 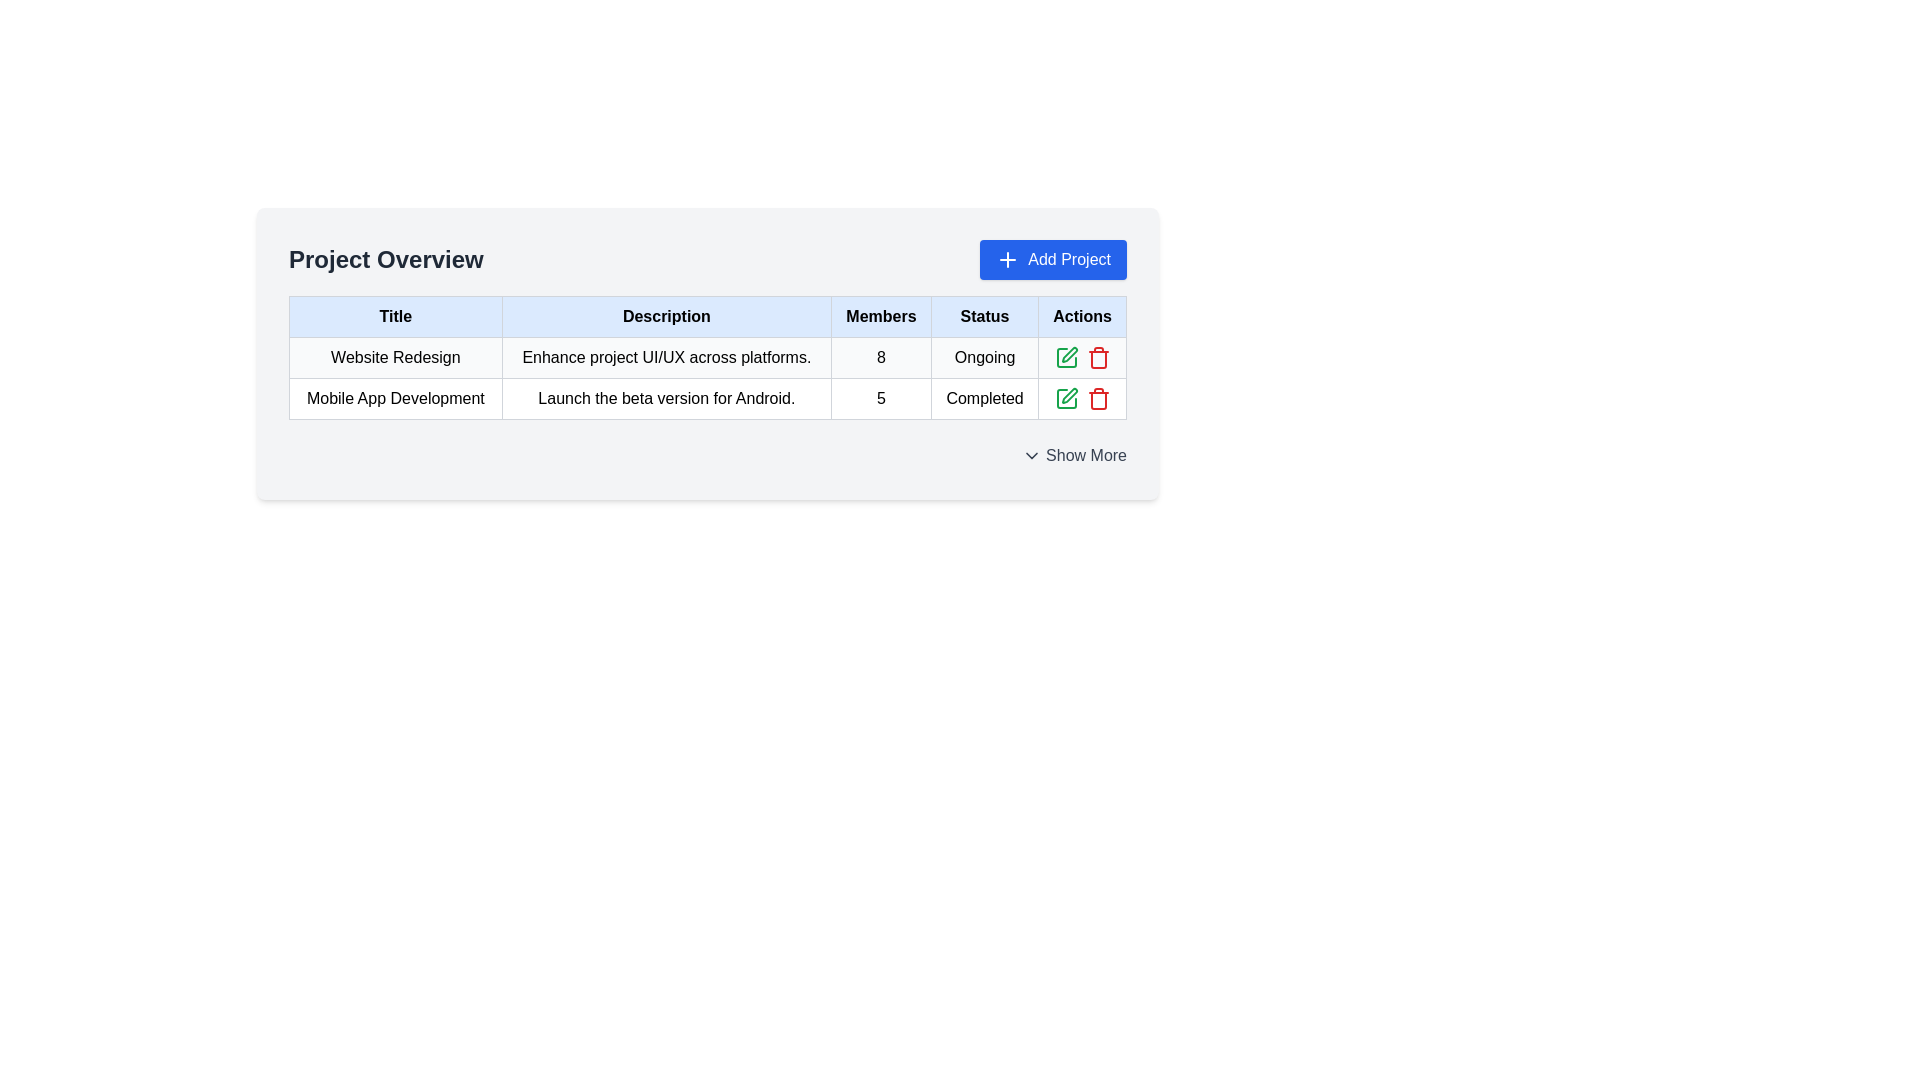 I want to click on the green pen icon button located in the 'Actions' column of the data table, corresponding to the 'Website Redesign' project, so click(x=1068, y=353).